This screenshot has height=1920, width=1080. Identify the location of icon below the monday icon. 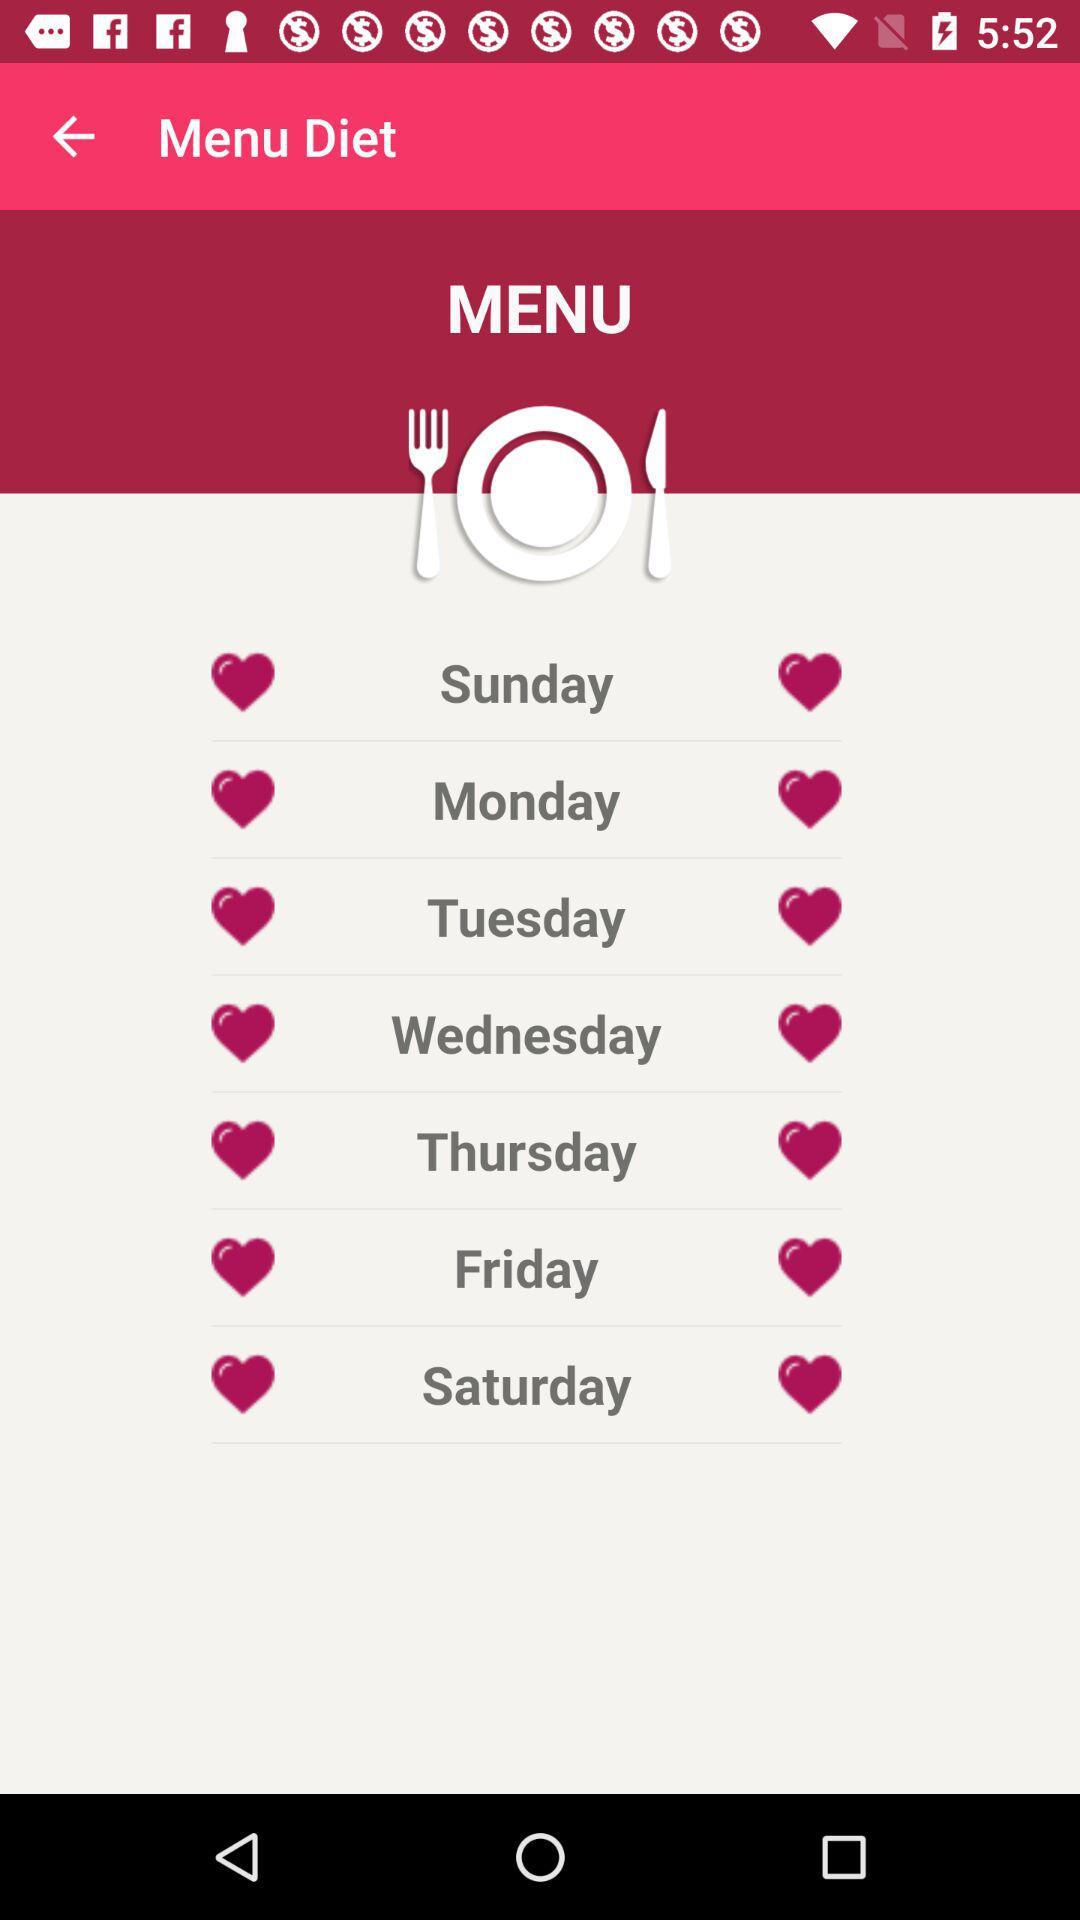
(525, 915).